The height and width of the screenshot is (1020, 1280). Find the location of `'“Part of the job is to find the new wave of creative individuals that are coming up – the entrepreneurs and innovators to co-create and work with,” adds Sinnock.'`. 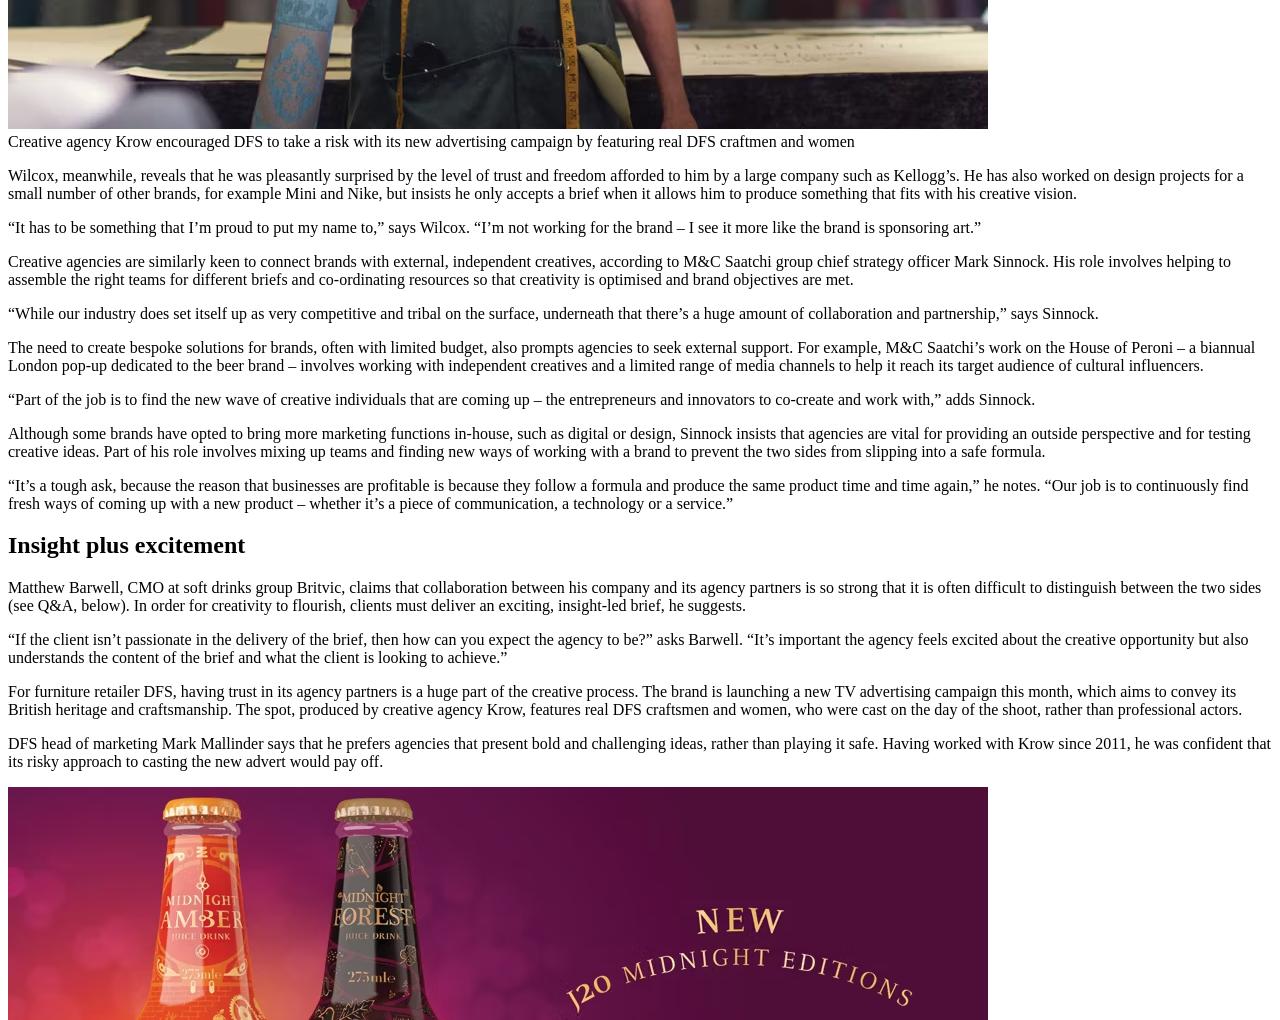

'“Part of the job is to find the new wave of creative individuals that are coming up – the entrepreneurs and innovators to co-create and work with,” adds Sinnock.' is located at coordinates (8, 398).